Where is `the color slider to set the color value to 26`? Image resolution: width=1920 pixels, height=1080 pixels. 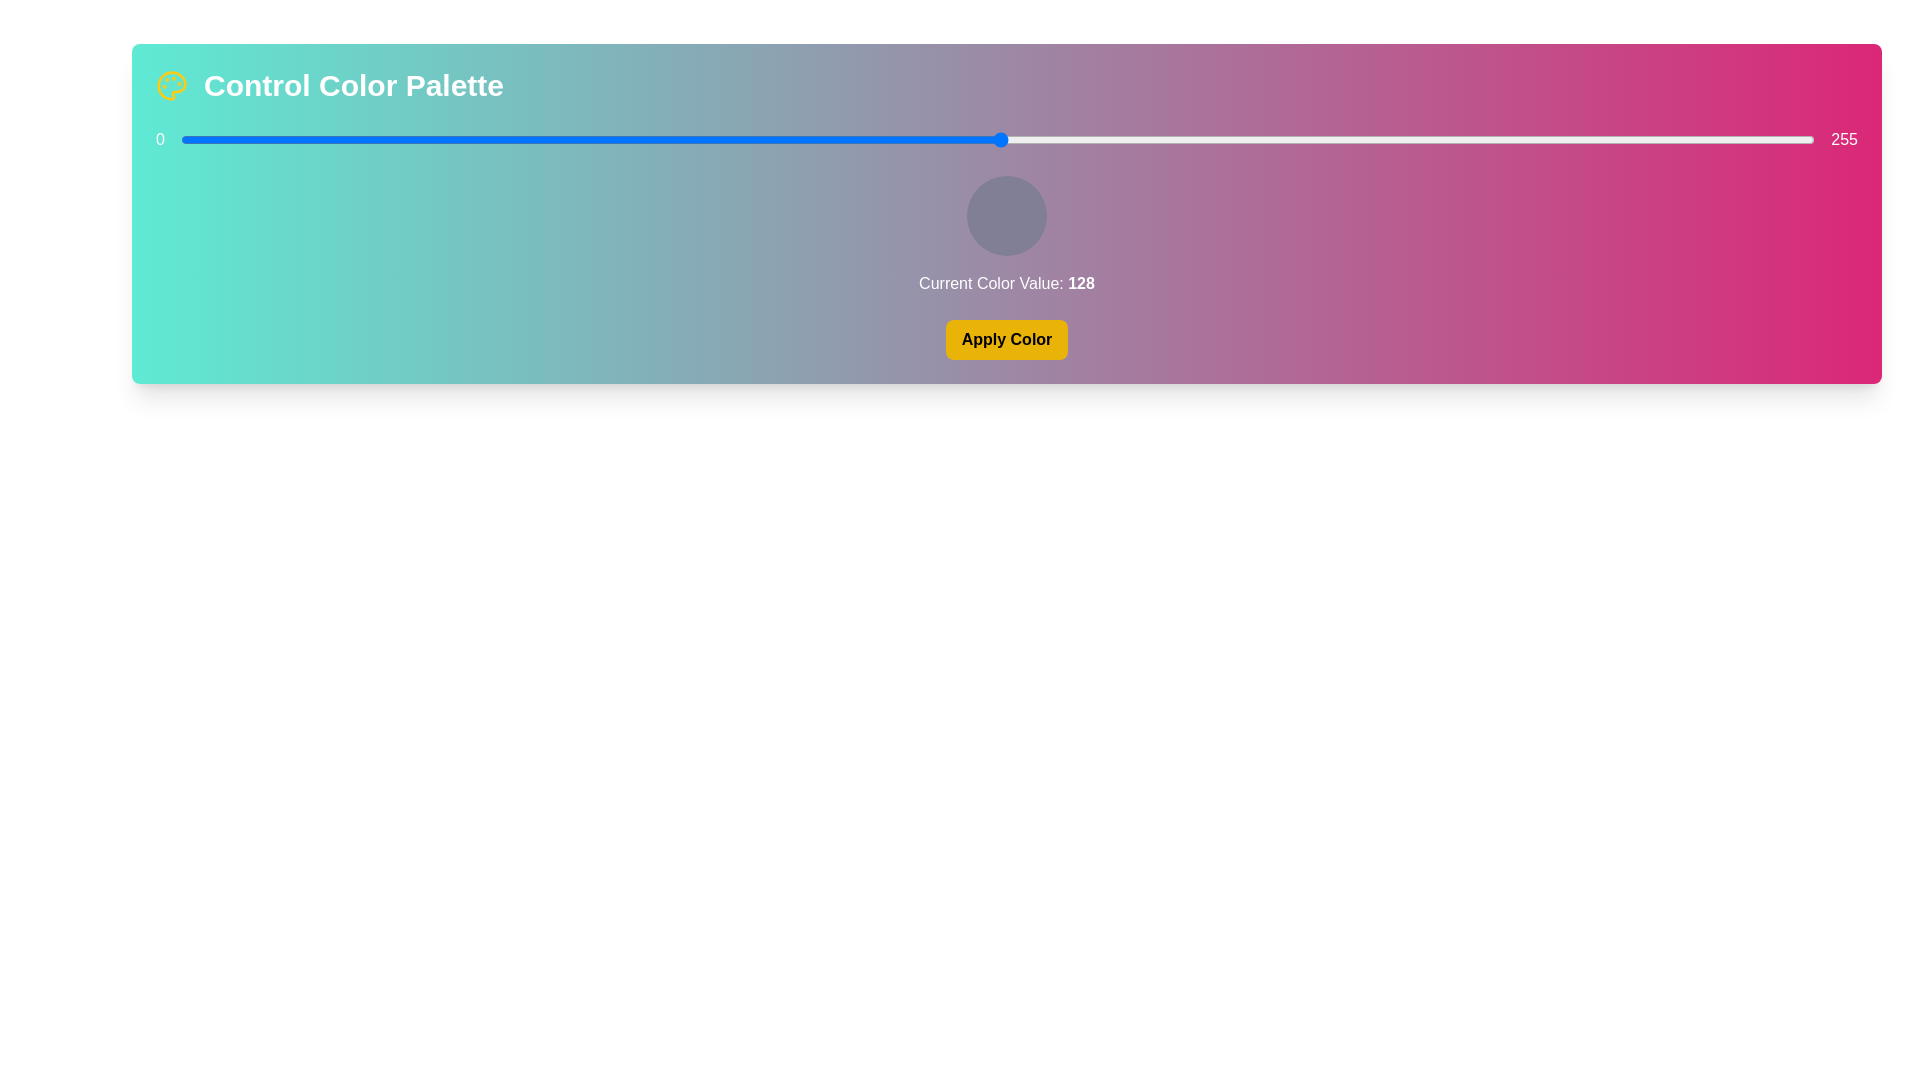
the color slider to set the color value to 26 is located at coordinates (347, 138).